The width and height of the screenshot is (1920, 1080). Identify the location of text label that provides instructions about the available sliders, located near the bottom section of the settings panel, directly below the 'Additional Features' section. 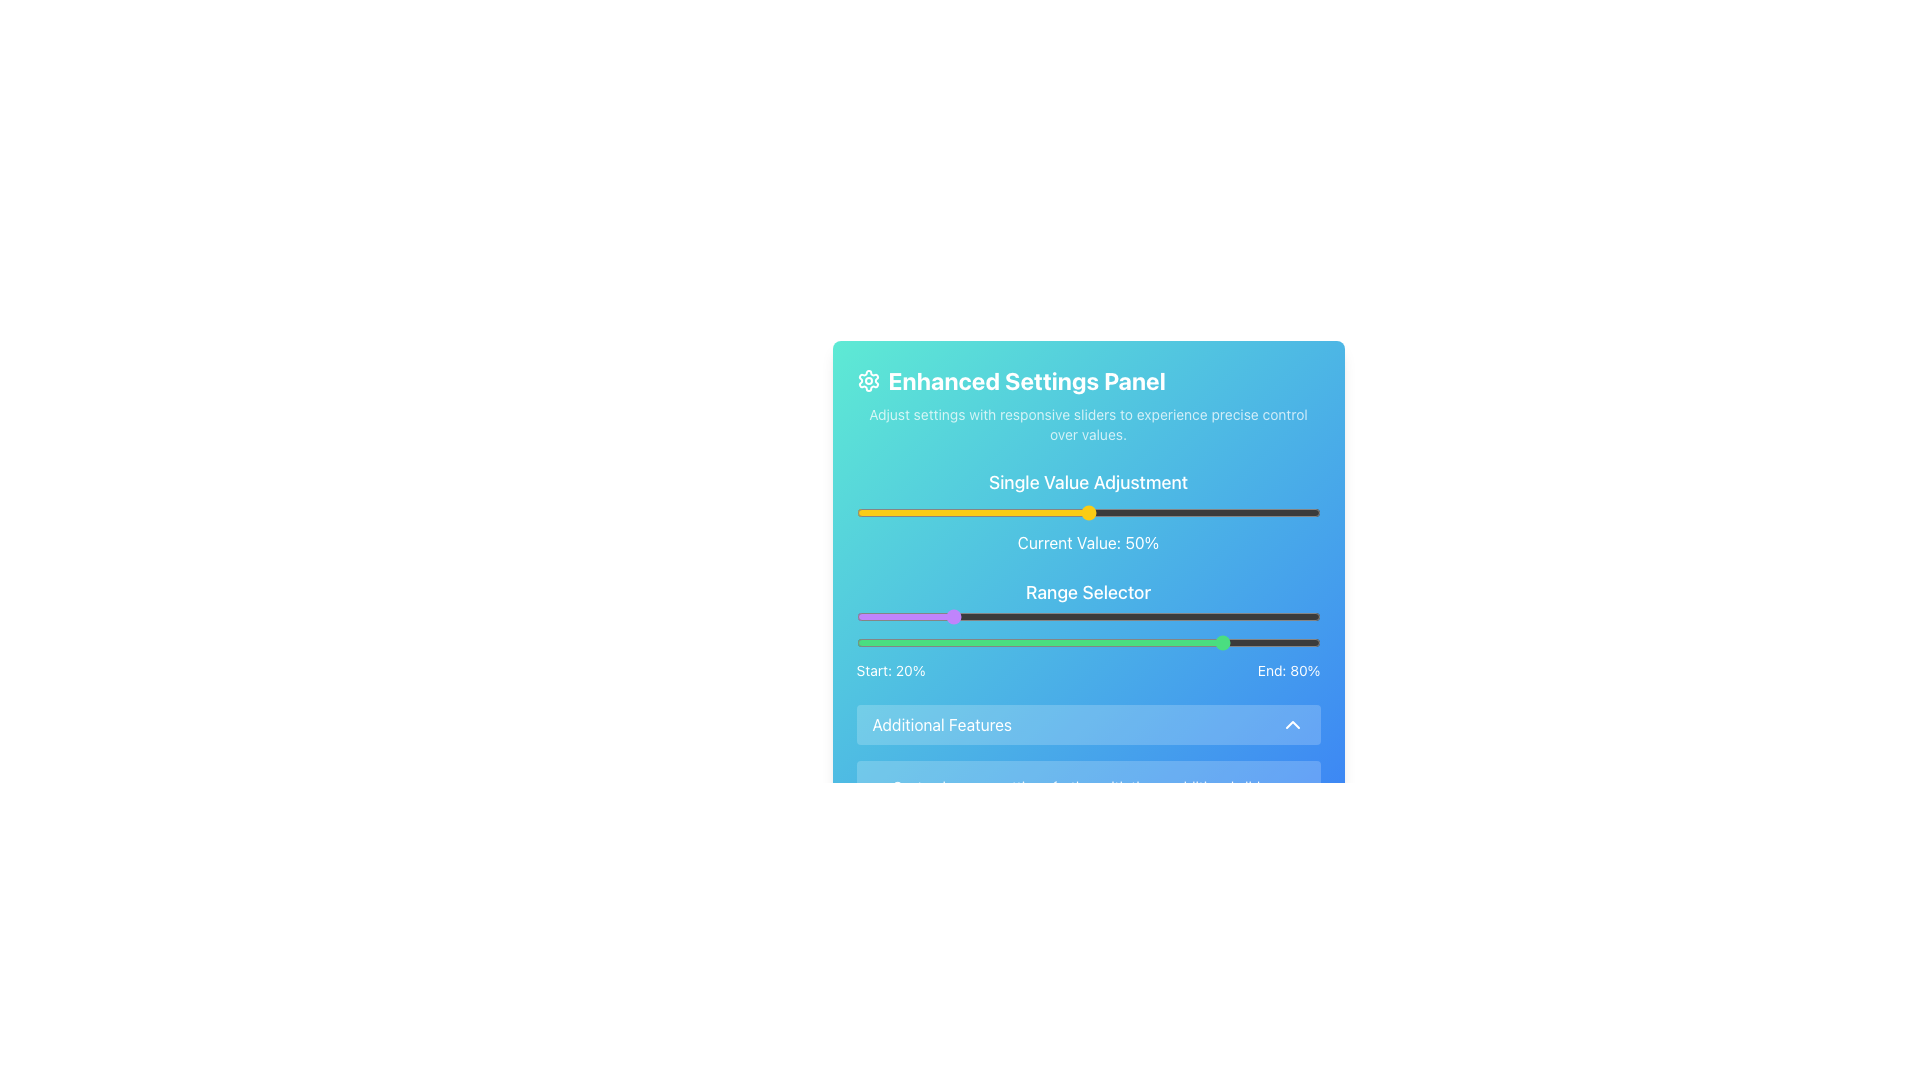
(1087, 785).